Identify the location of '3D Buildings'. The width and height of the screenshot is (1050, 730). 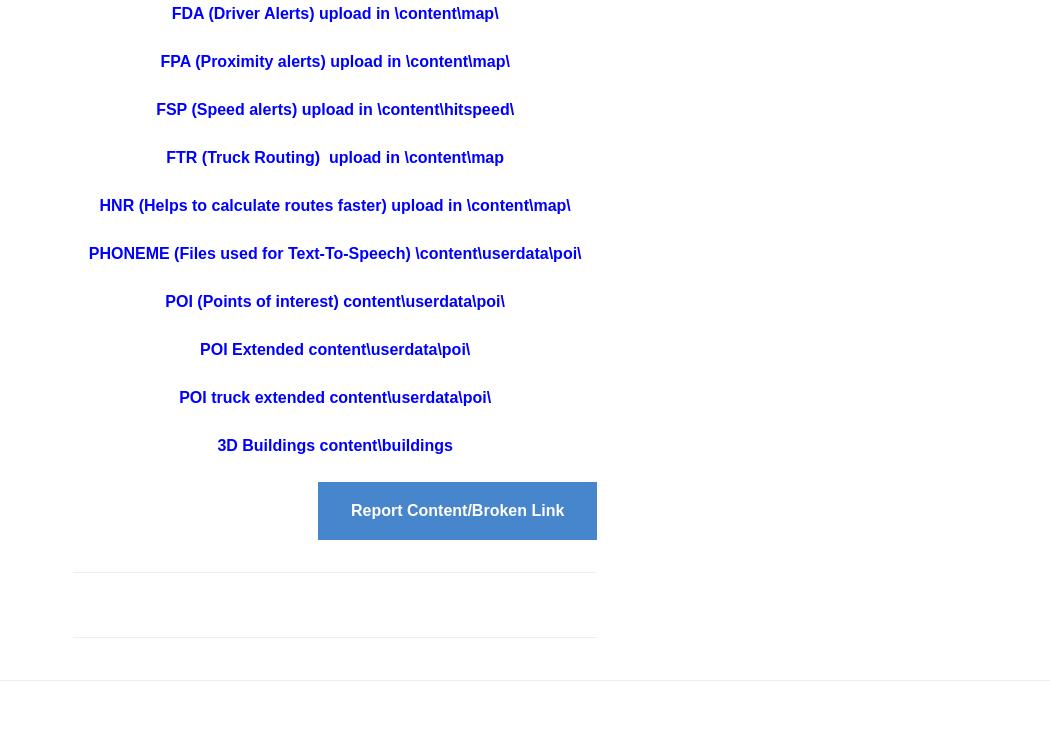
(266, 444).